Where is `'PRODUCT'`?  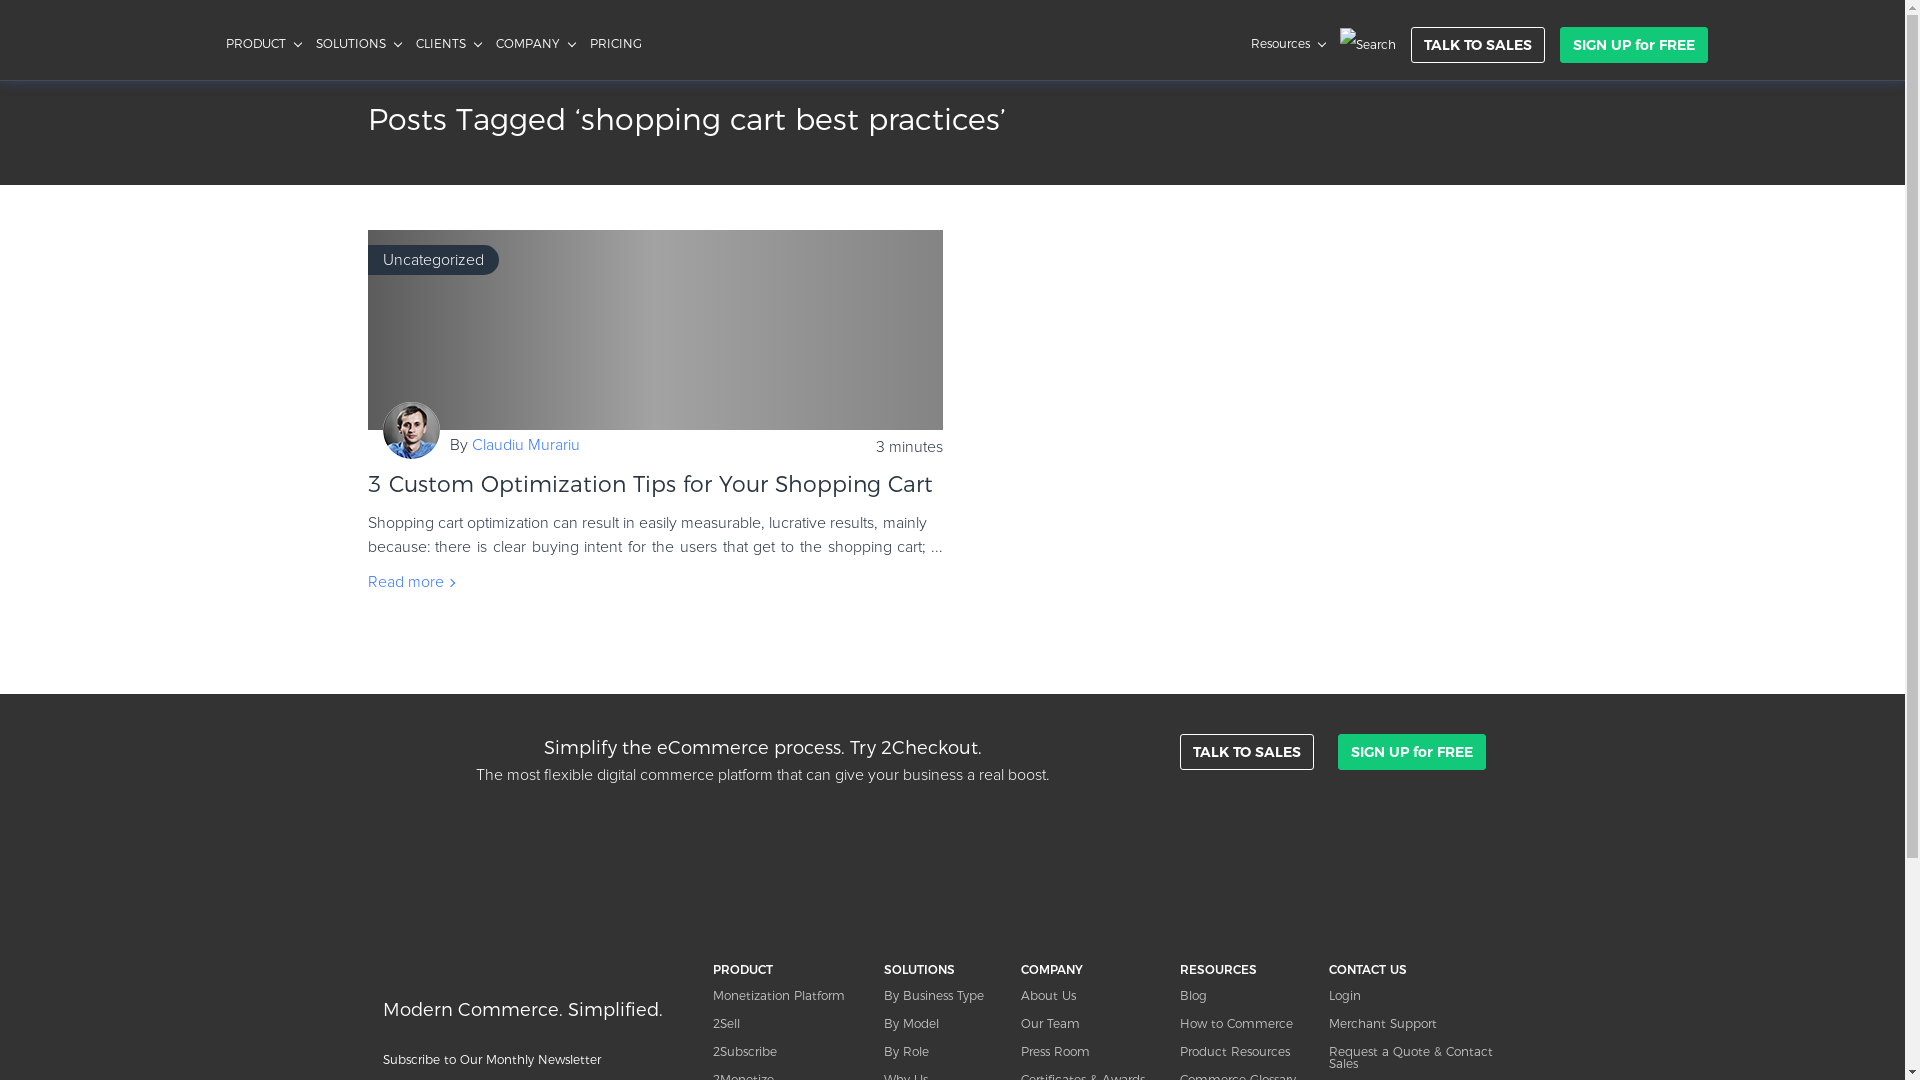
'PRODUCT' is located at coordinates (262, 43).